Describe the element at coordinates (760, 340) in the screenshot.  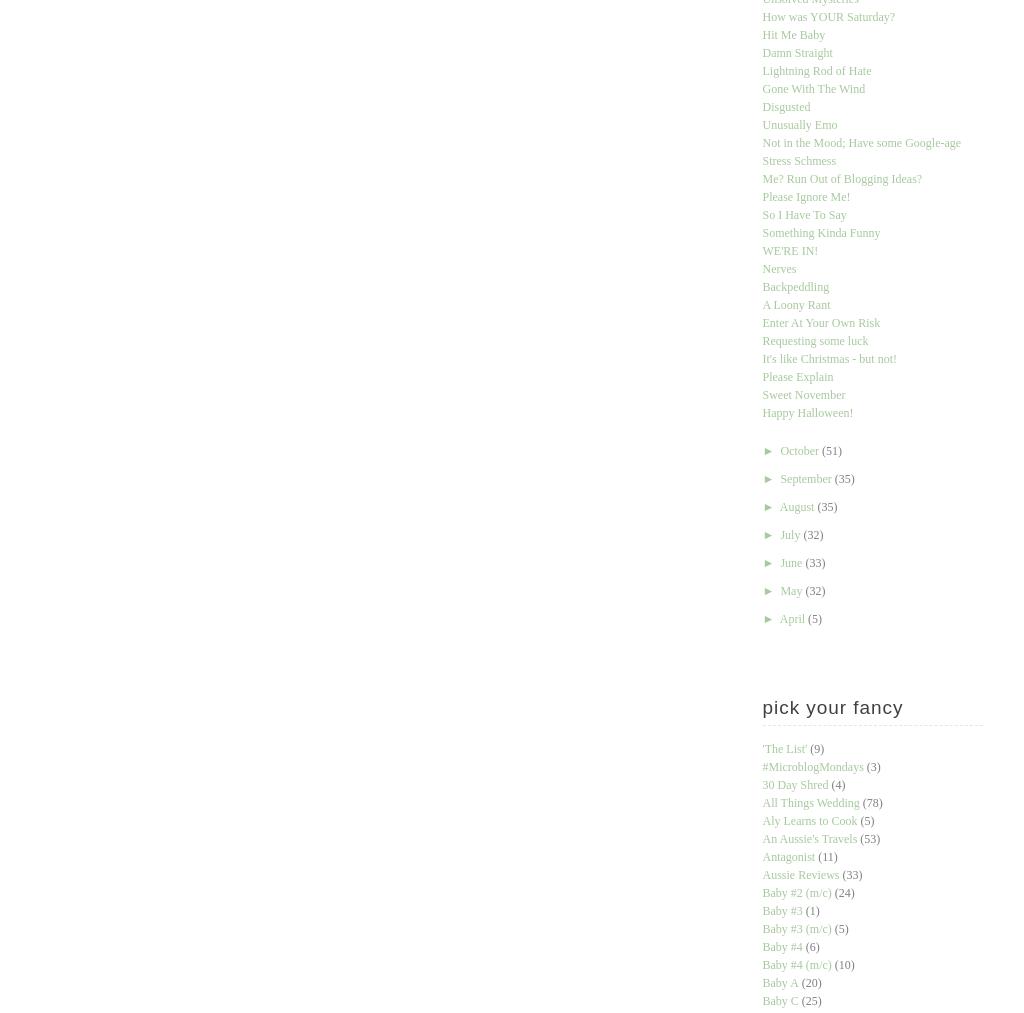
I see `'Requesting some luck'` at that location.